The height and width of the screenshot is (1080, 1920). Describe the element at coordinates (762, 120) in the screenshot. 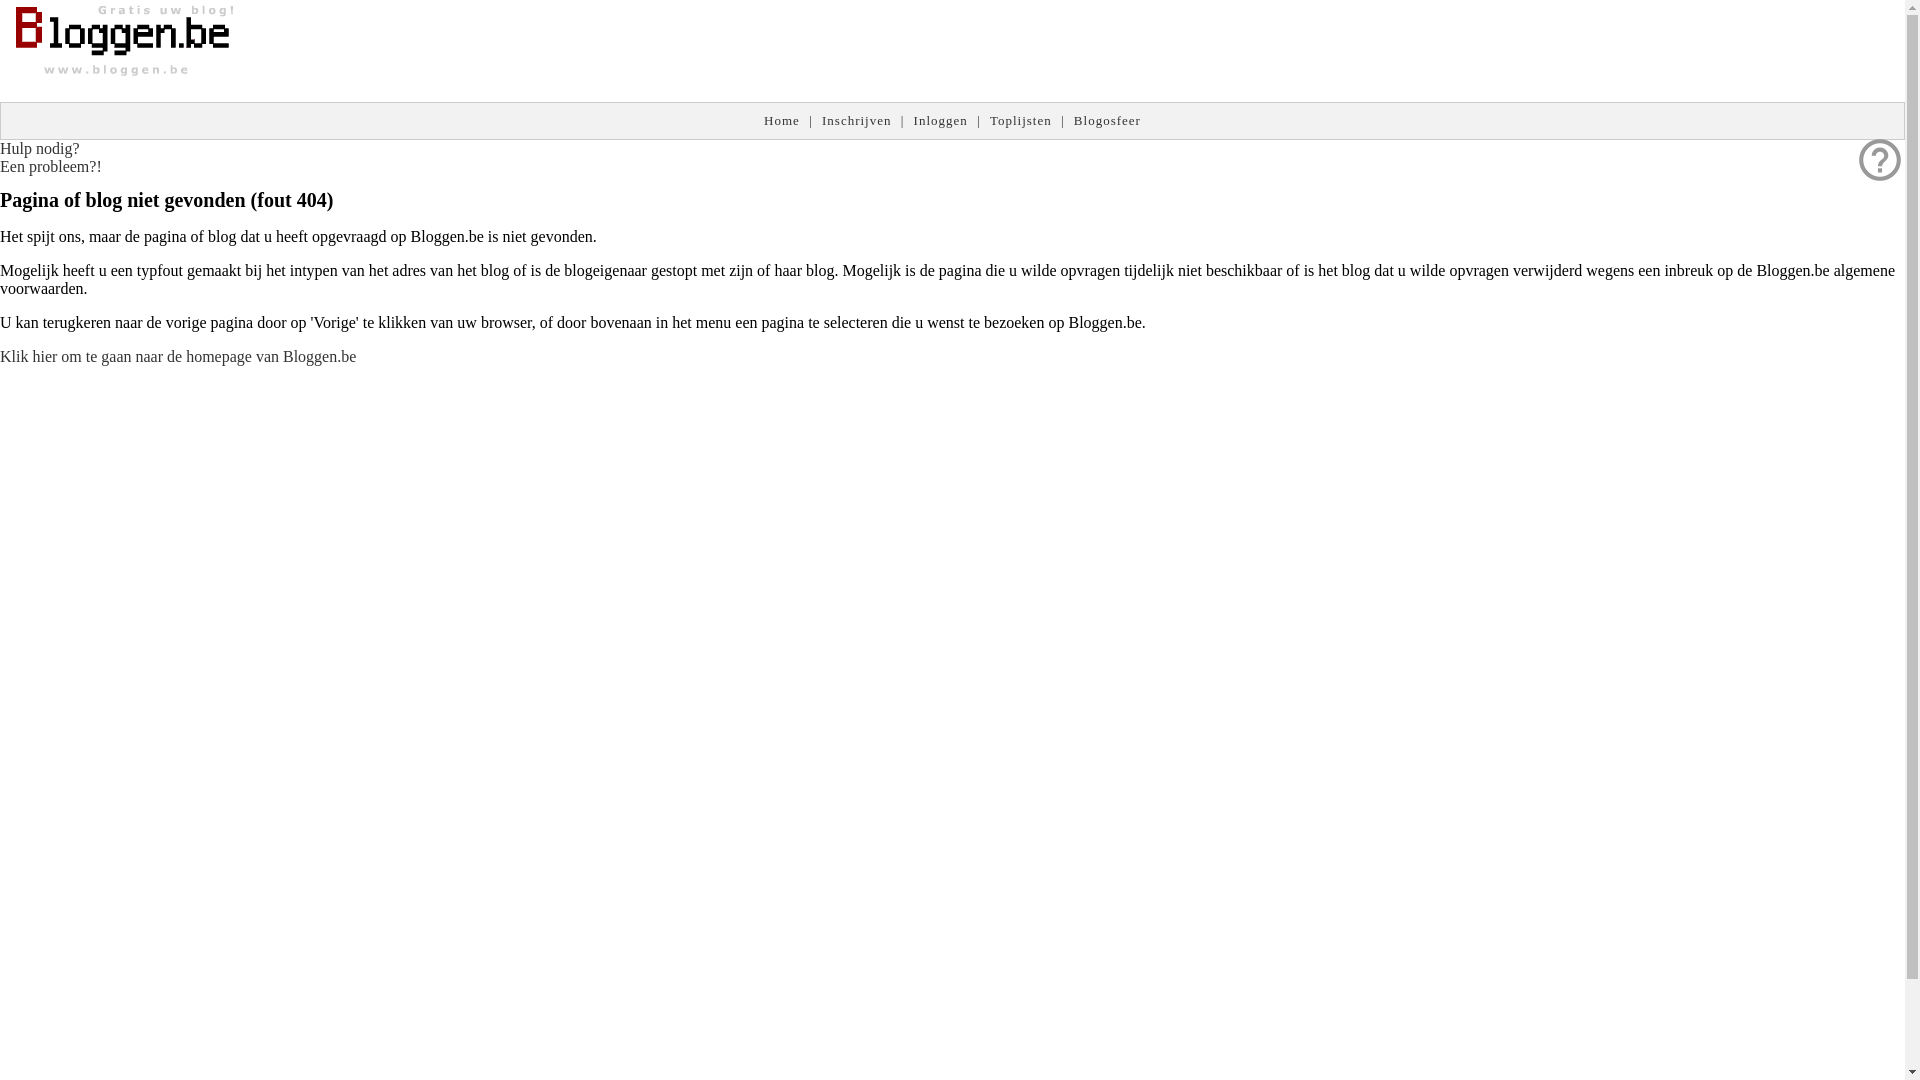

I see `'Home'` at that location.